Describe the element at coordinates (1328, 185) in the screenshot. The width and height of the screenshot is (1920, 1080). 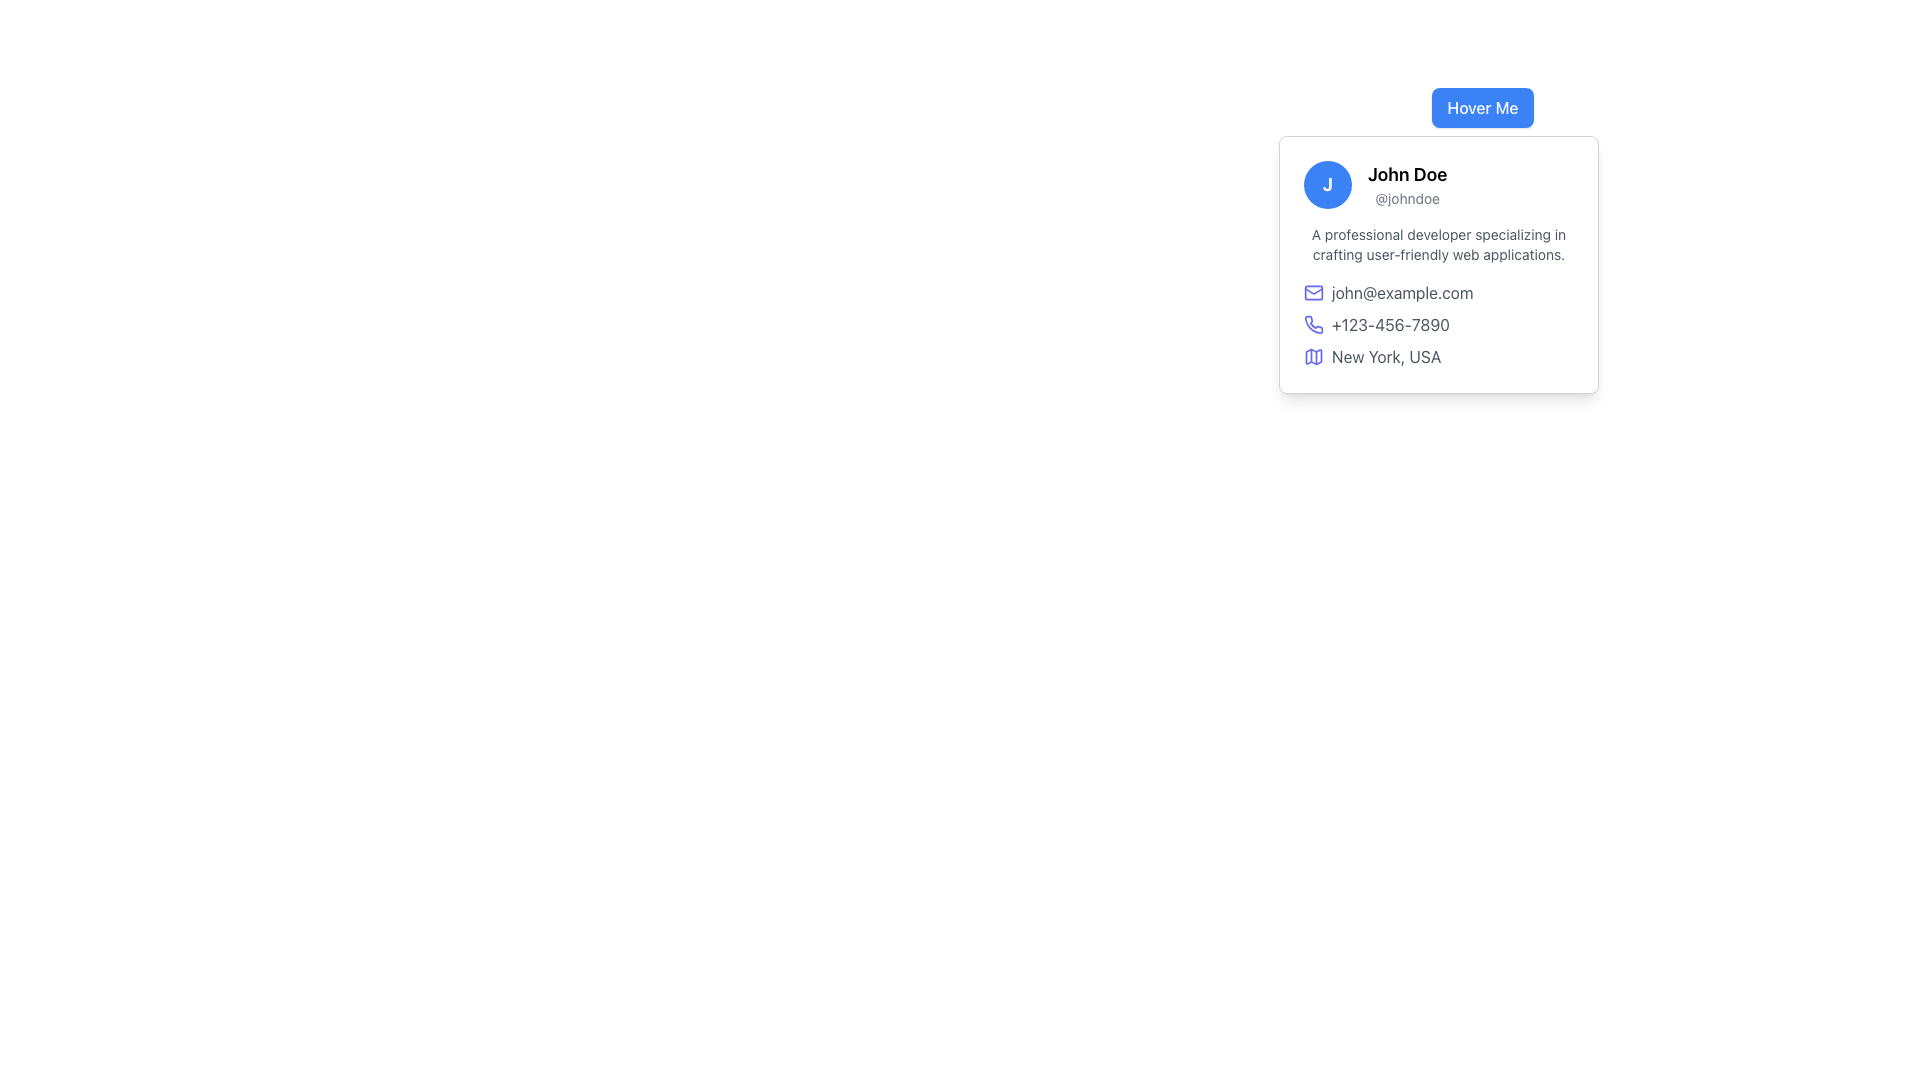
I see `the user avatar placeholder for 'John Doe' to interact with it` at that location.